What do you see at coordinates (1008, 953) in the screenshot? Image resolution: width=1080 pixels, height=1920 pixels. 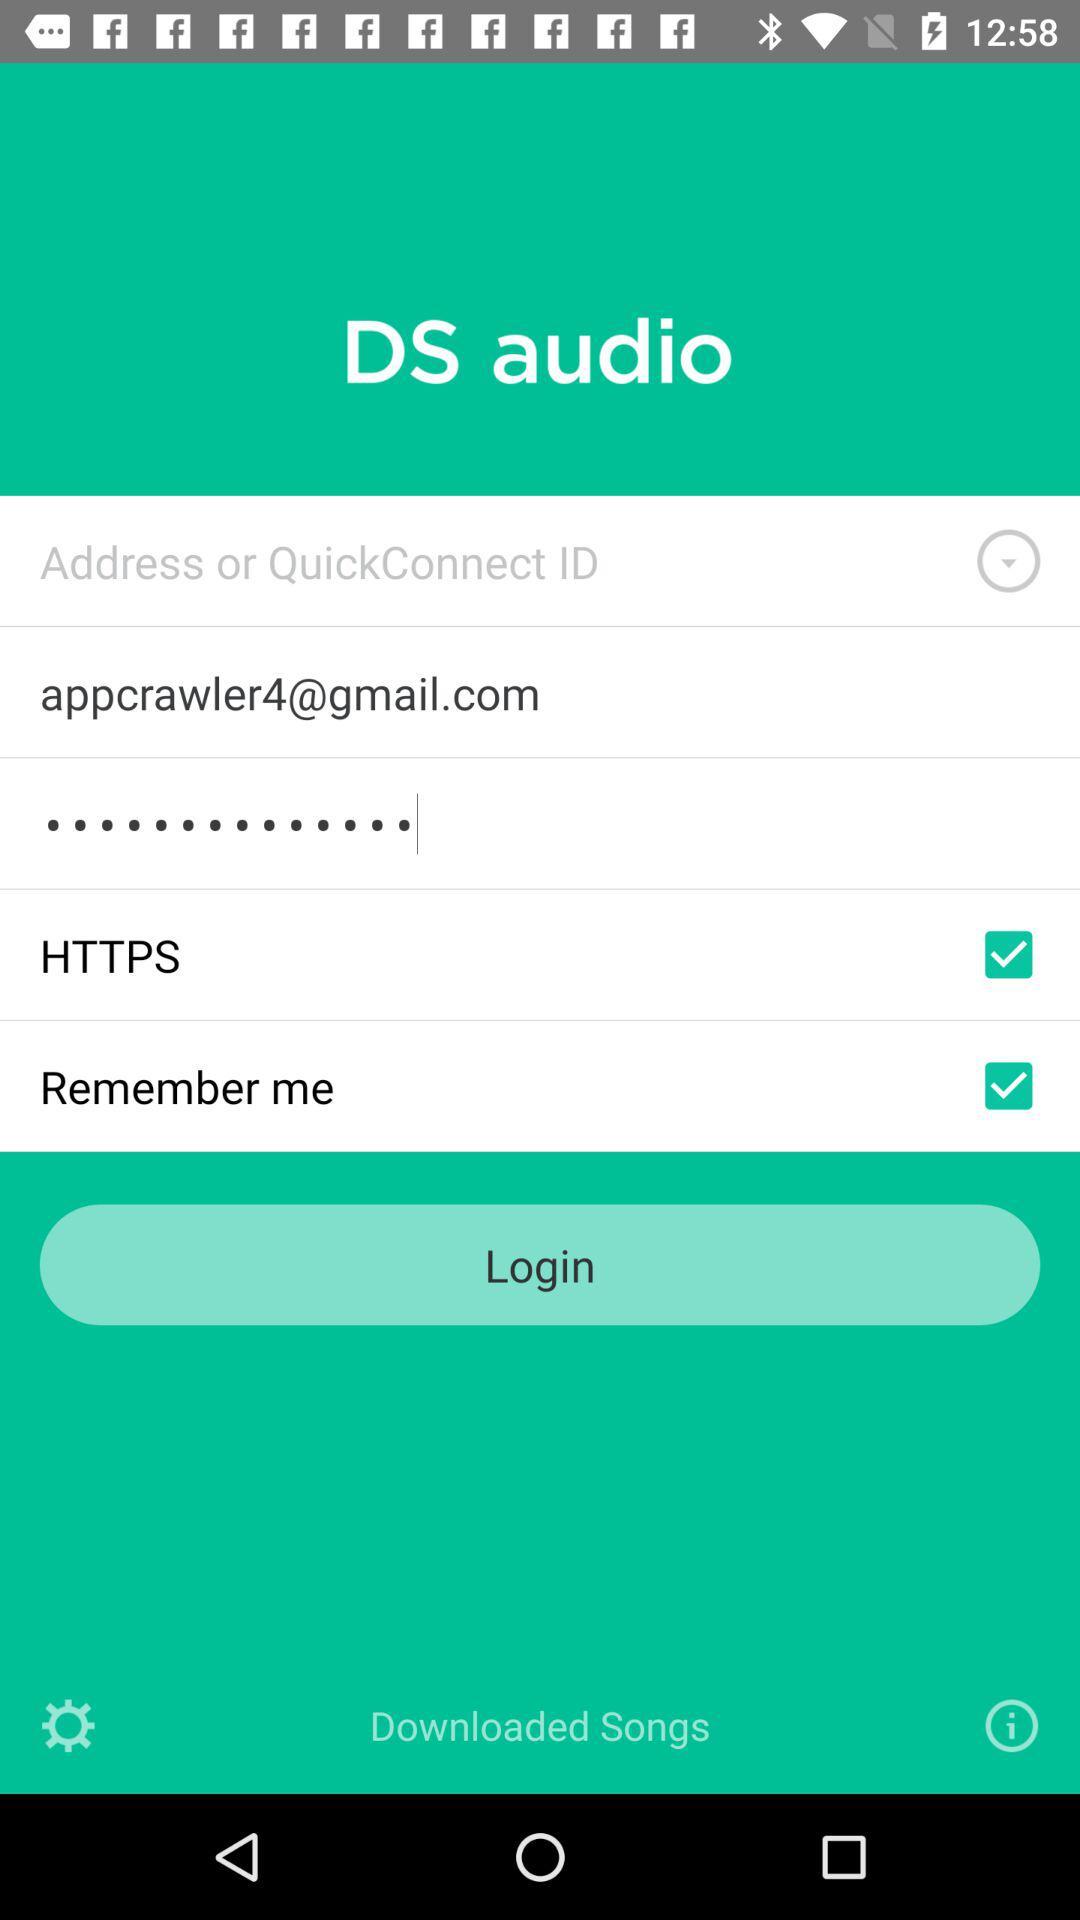 I see `this choice` at bounding box center [1008, 953].